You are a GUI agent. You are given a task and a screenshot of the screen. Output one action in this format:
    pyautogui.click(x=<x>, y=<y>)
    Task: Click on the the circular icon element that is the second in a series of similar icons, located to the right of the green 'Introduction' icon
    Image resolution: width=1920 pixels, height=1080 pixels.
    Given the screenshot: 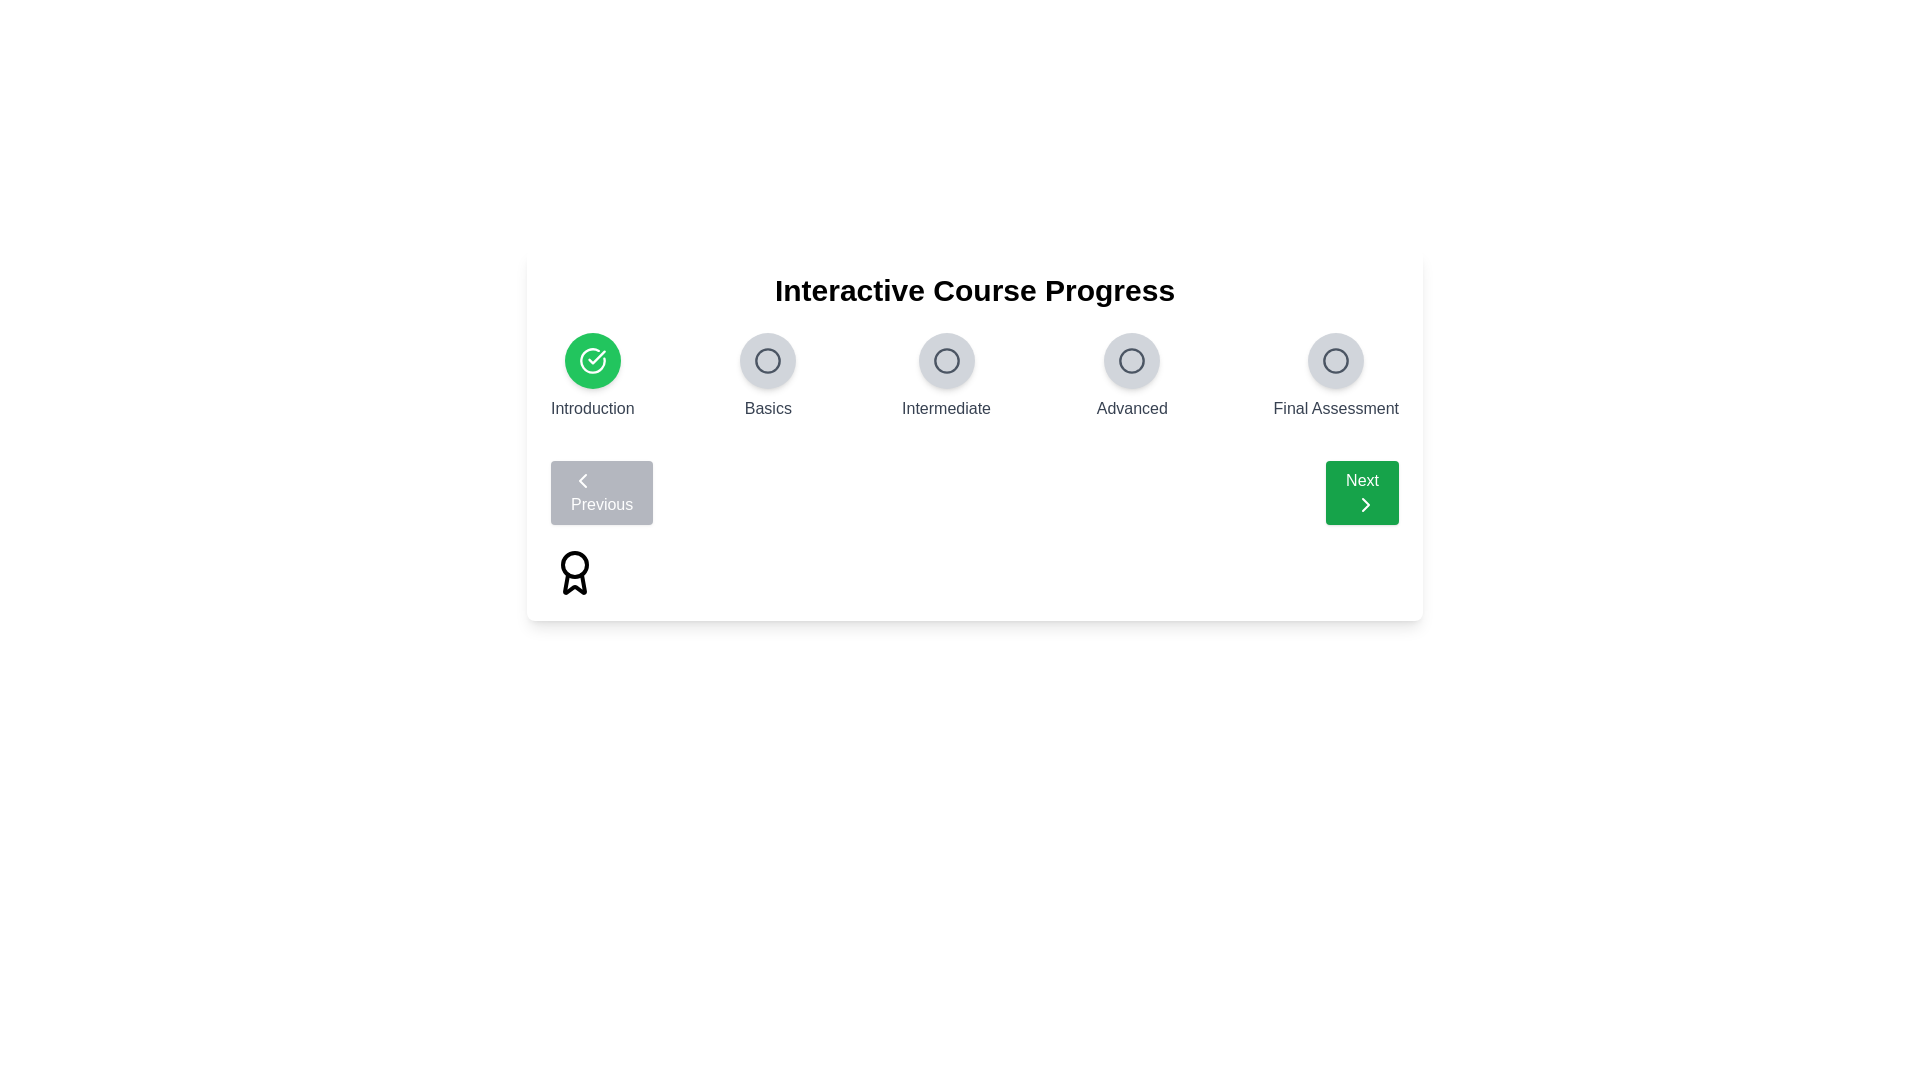 What is the action you would take?
    pyautogui.click(x=767, y=361)
    